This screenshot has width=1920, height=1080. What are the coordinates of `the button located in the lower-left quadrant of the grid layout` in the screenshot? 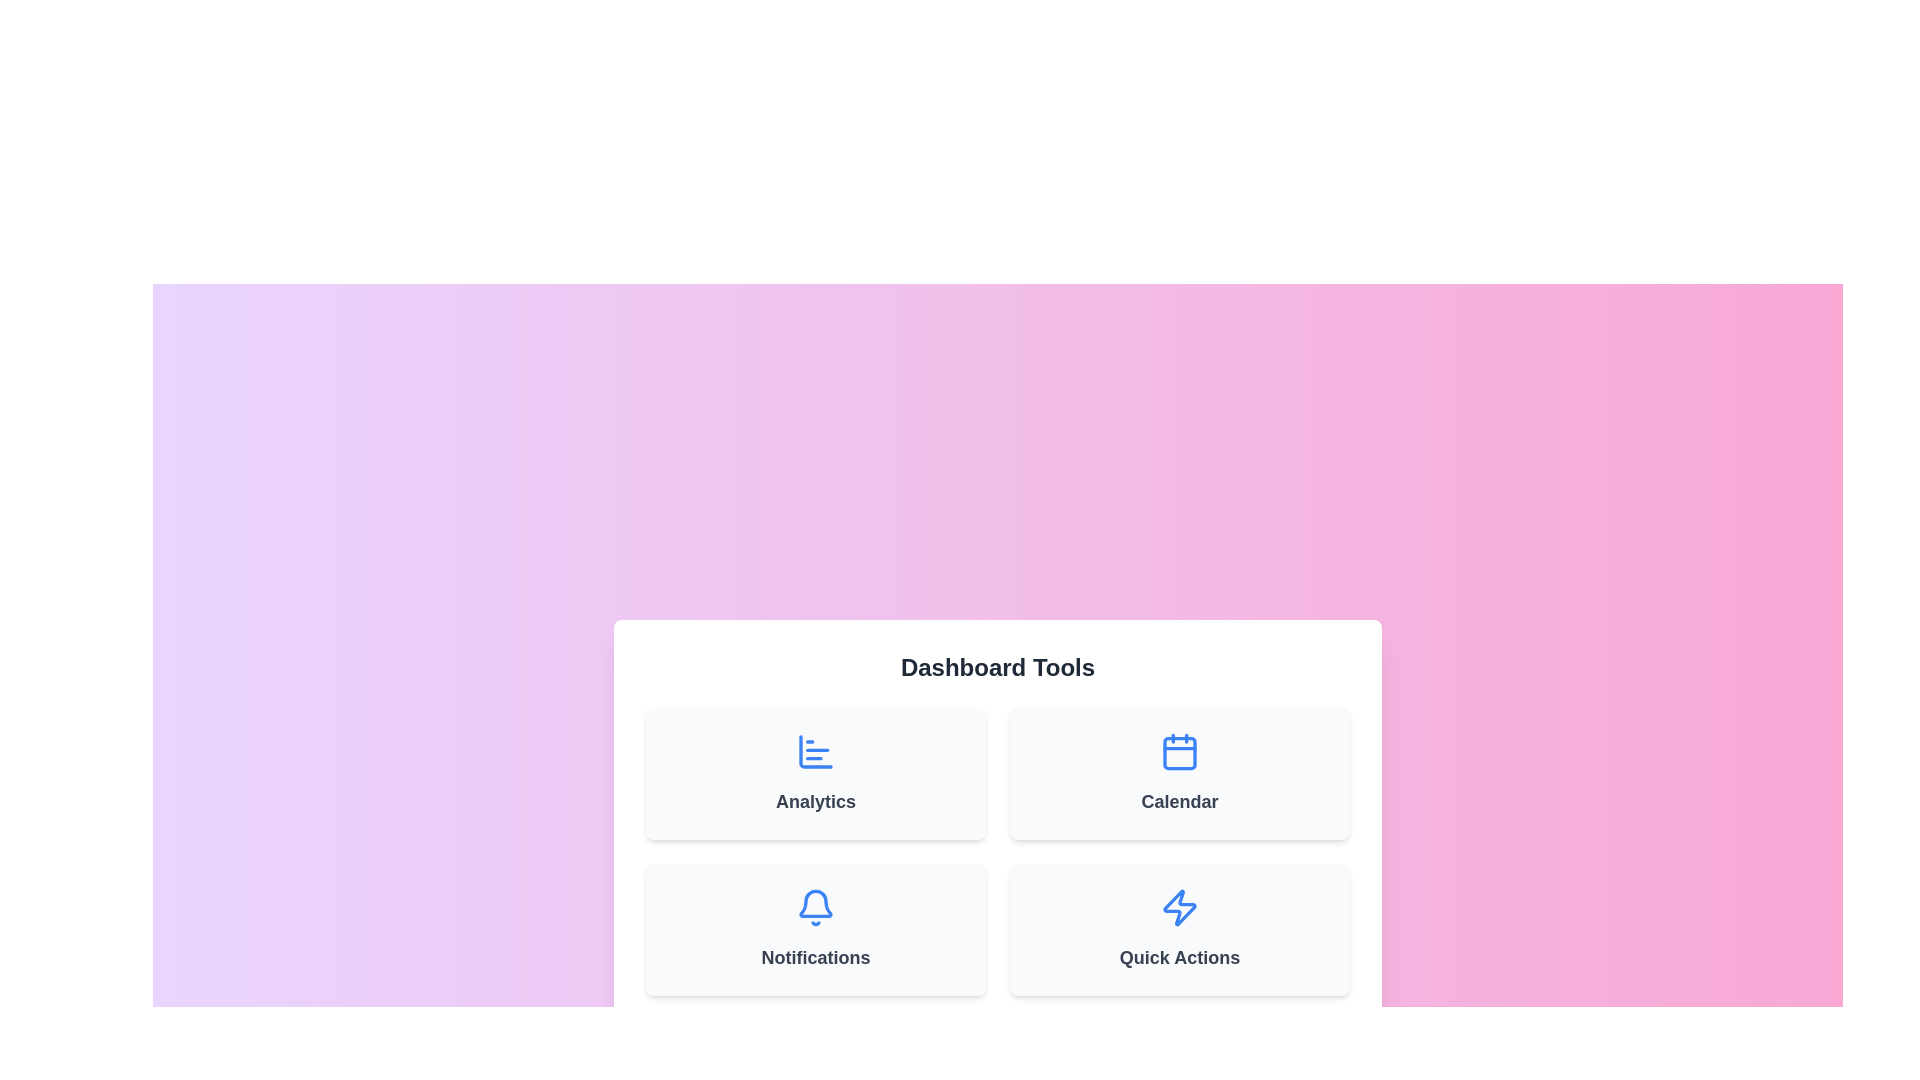 It's located at (816, 929).